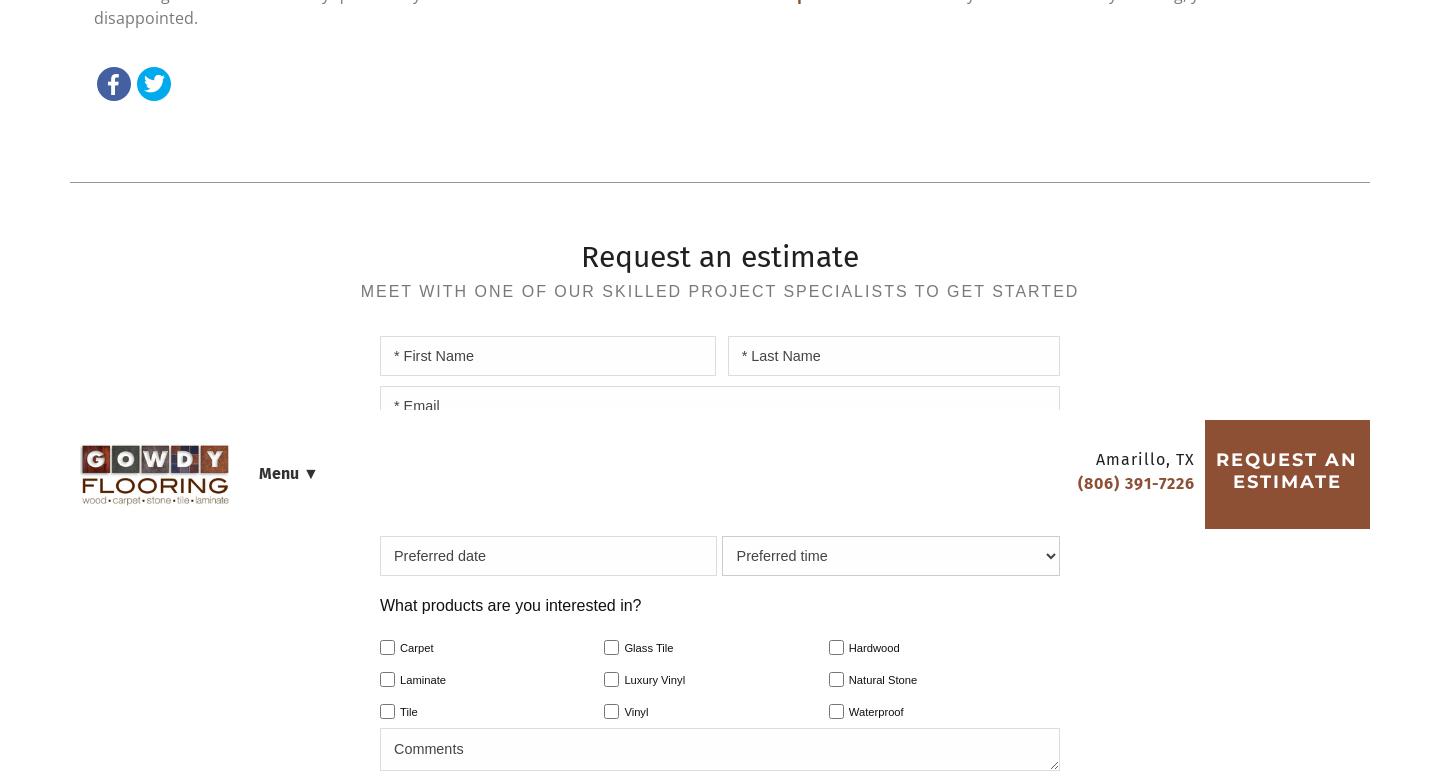 The image size is (1440, 782). I want to click on '(806) 391-7226', so click(810, 182).